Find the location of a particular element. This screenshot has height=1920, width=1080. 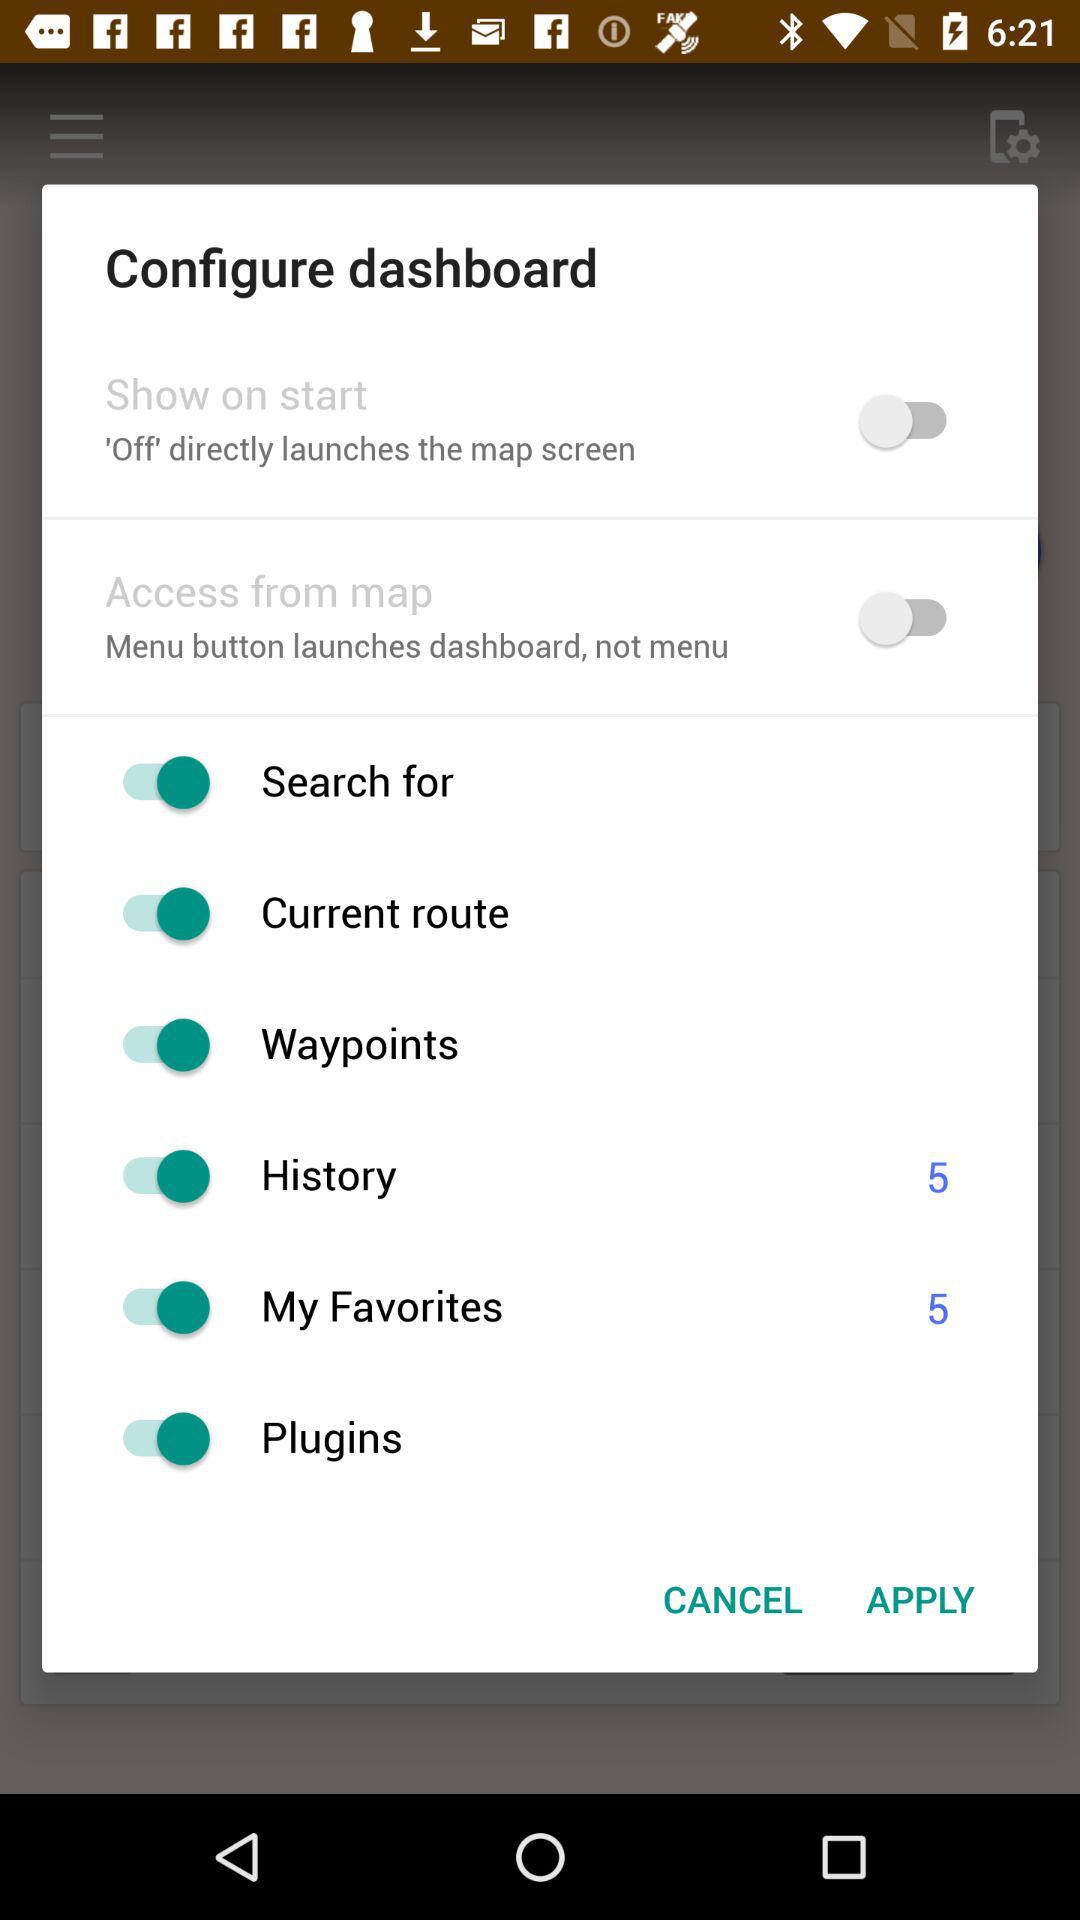

dashboard startup is located at coordinates (912, 420).